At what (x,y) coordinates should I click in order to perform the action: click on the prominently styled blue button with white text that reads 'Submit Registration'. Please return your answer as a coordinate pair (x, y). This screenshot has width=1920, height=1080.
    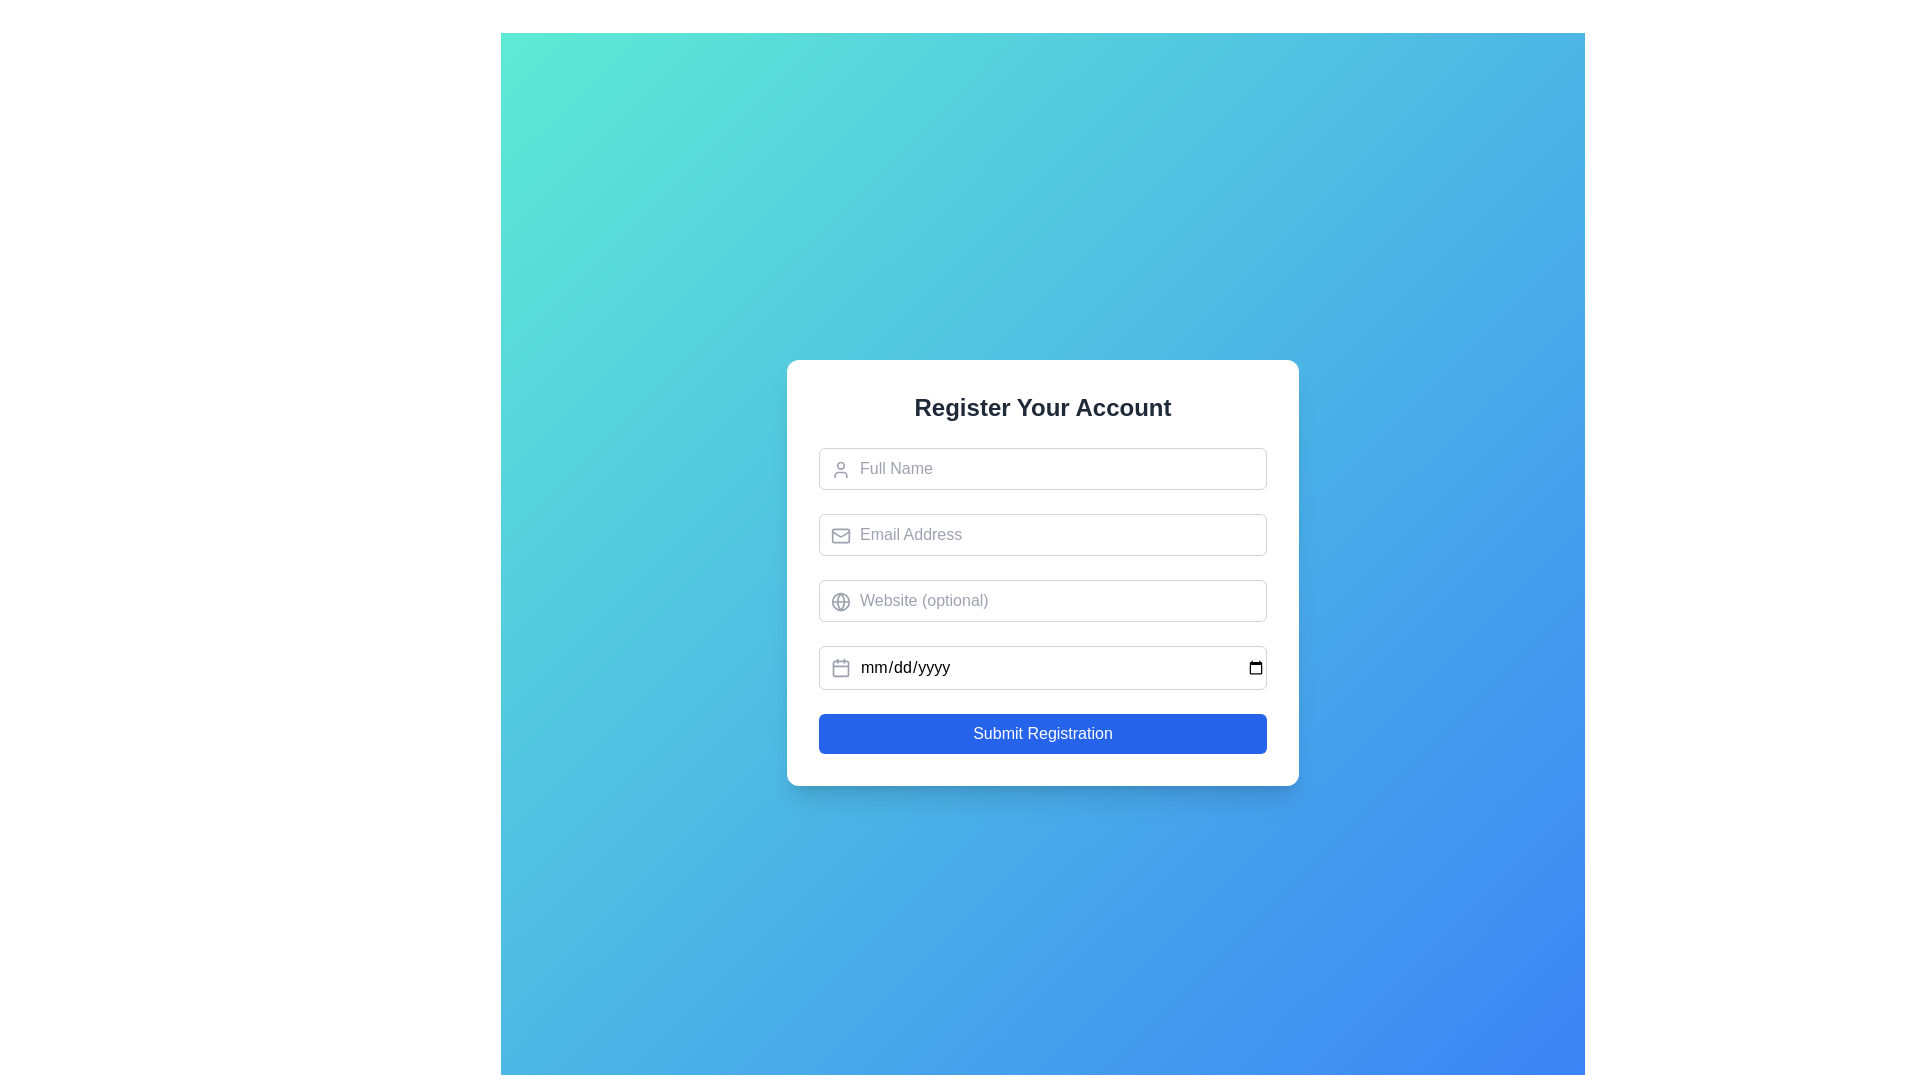
    Looking at the image, I should click on (1041, 733).